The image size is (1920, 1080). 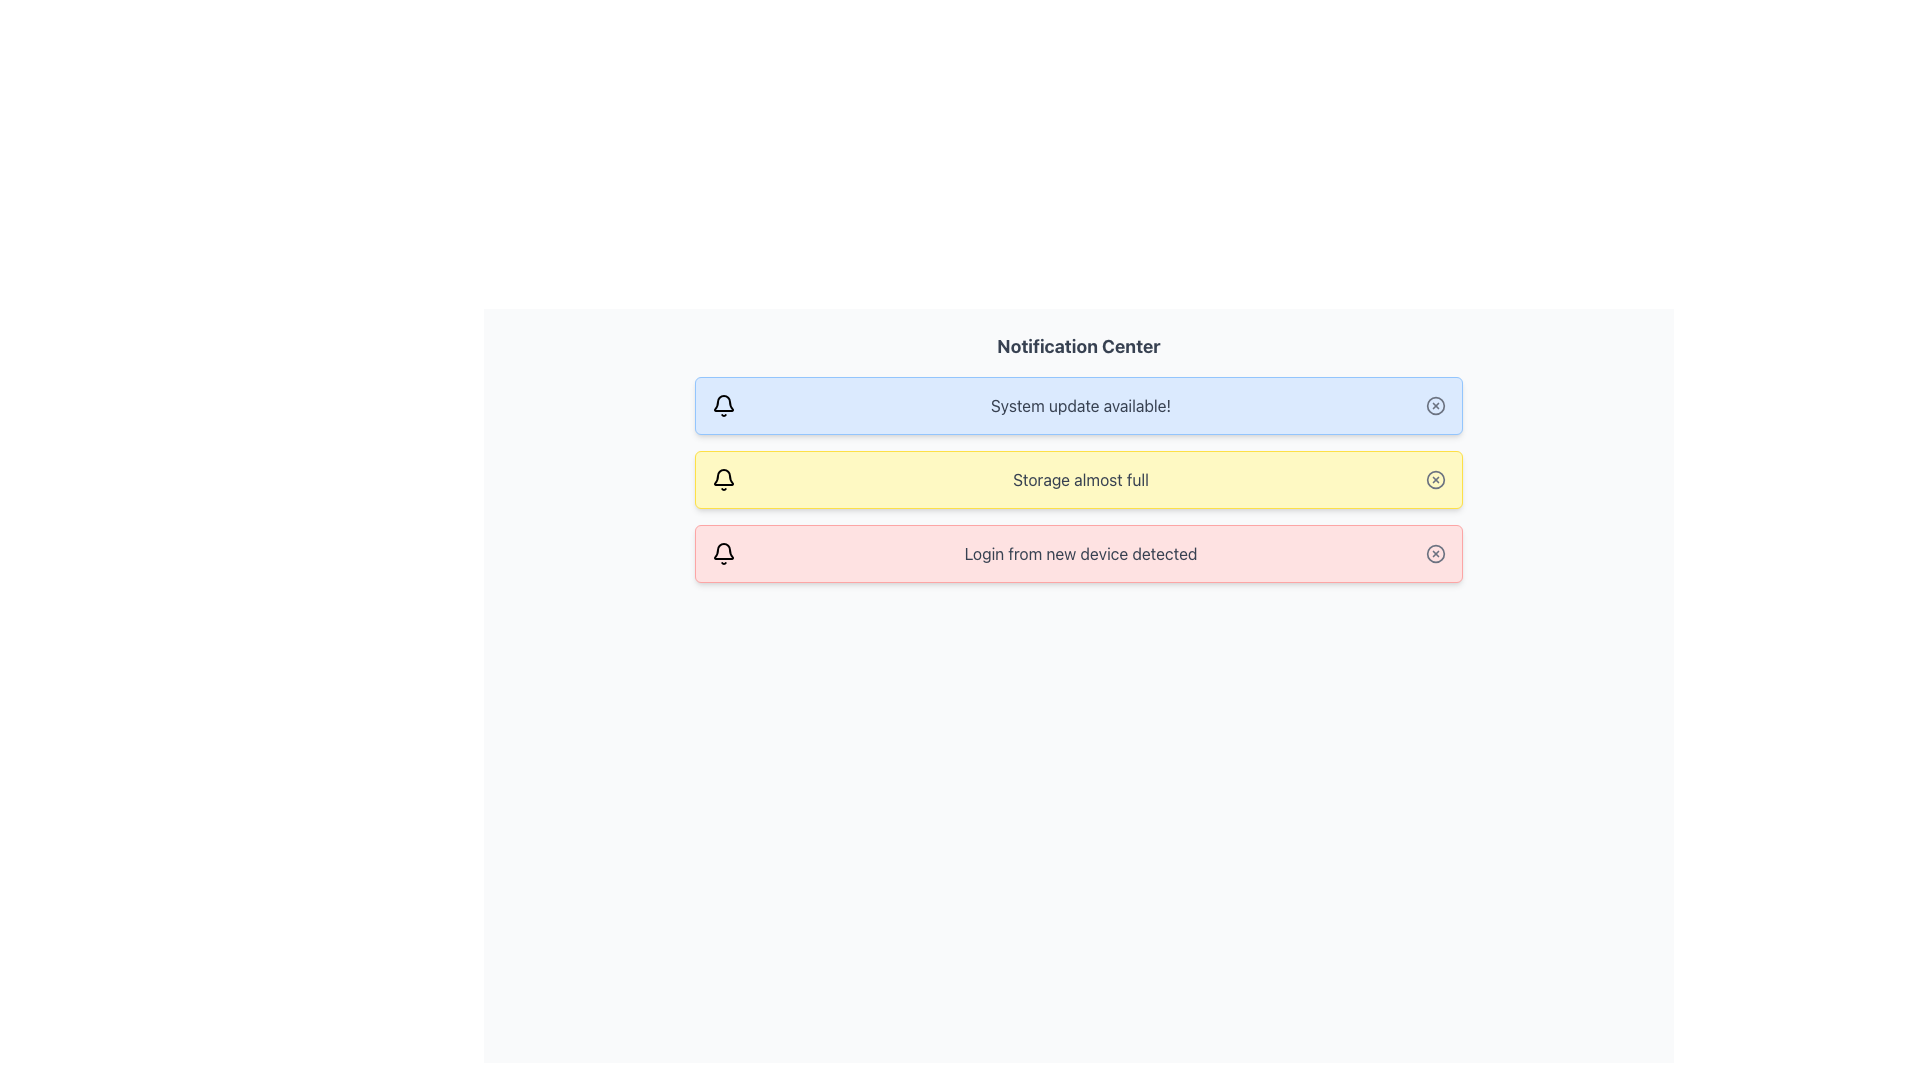 I want to click on the dismiss button located in the bottom-most notification card labeled 'Login from new device detected', so click(x=1434, y=554).